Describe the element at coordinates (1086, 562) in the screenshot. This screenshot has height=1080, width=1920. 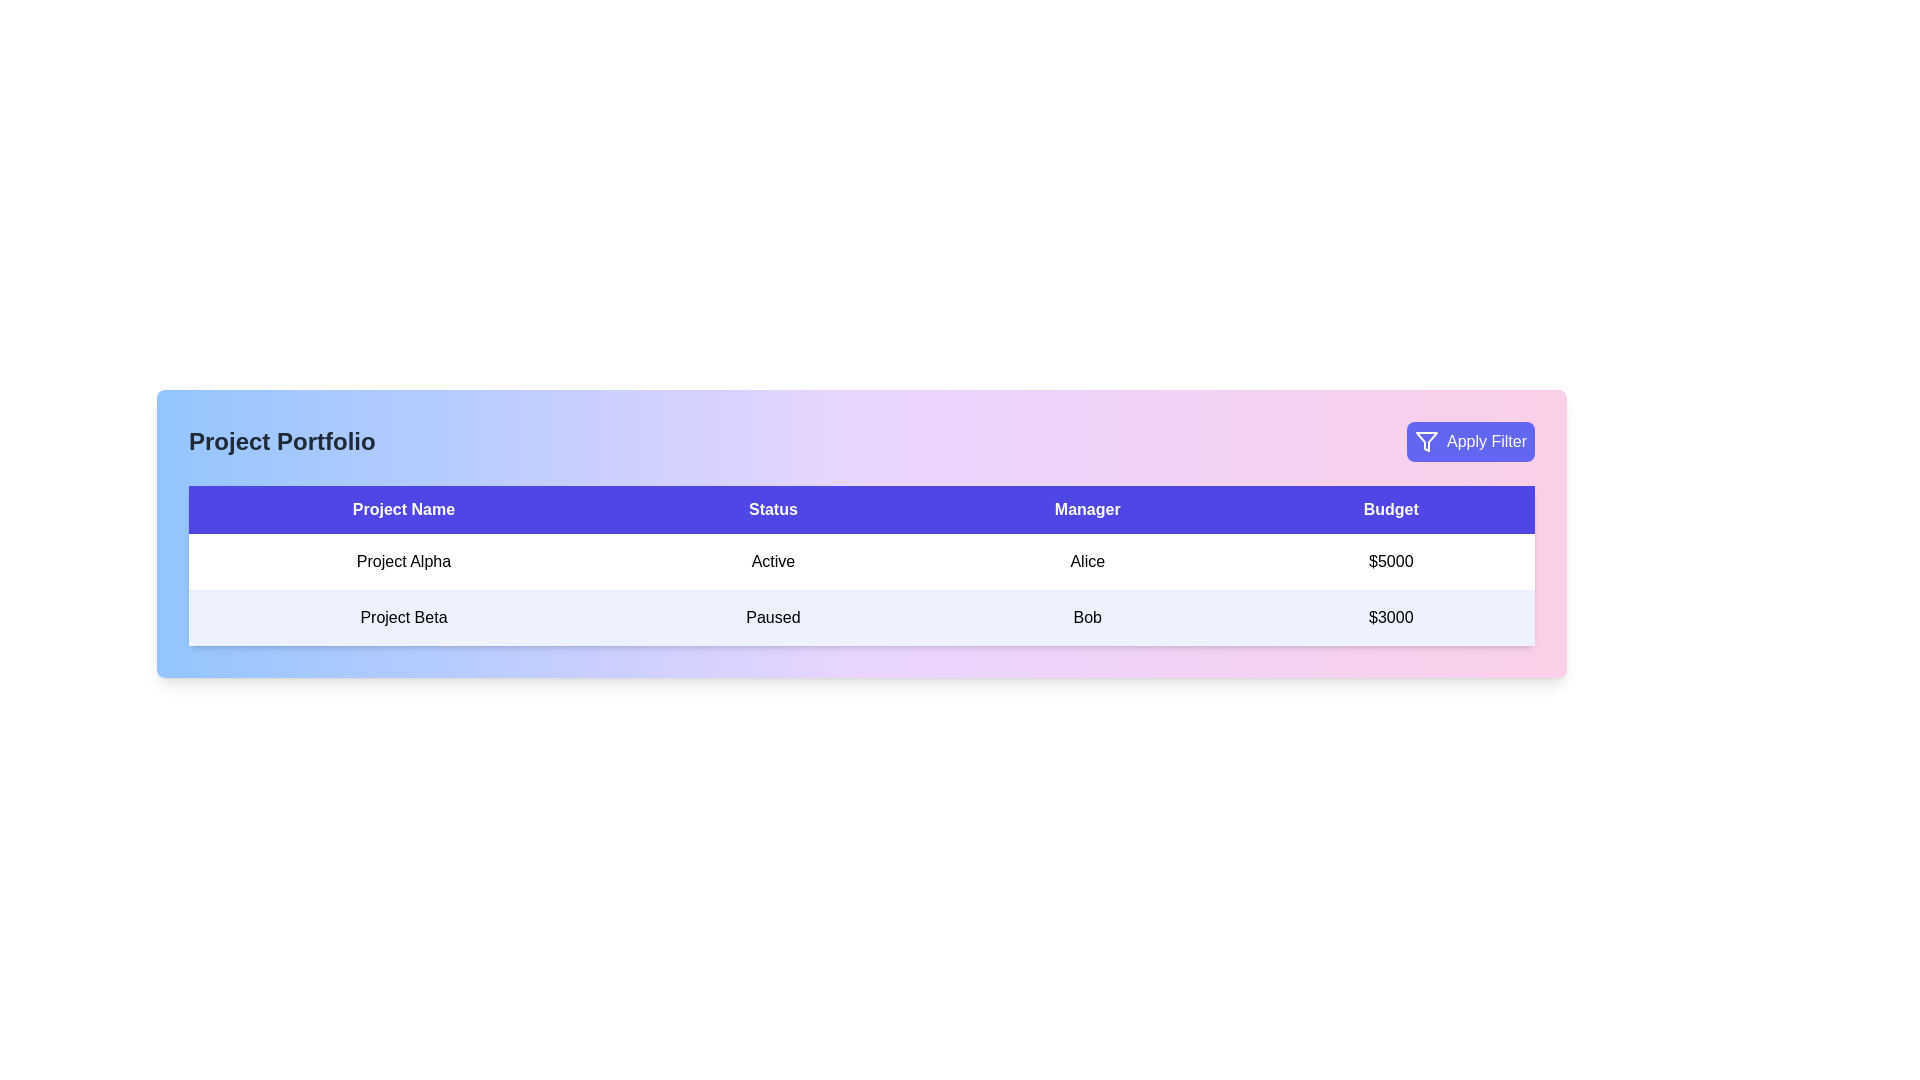
I see `the non-interactive text label displaying the manager's name located in the third column of the first row in the data table` at that location.